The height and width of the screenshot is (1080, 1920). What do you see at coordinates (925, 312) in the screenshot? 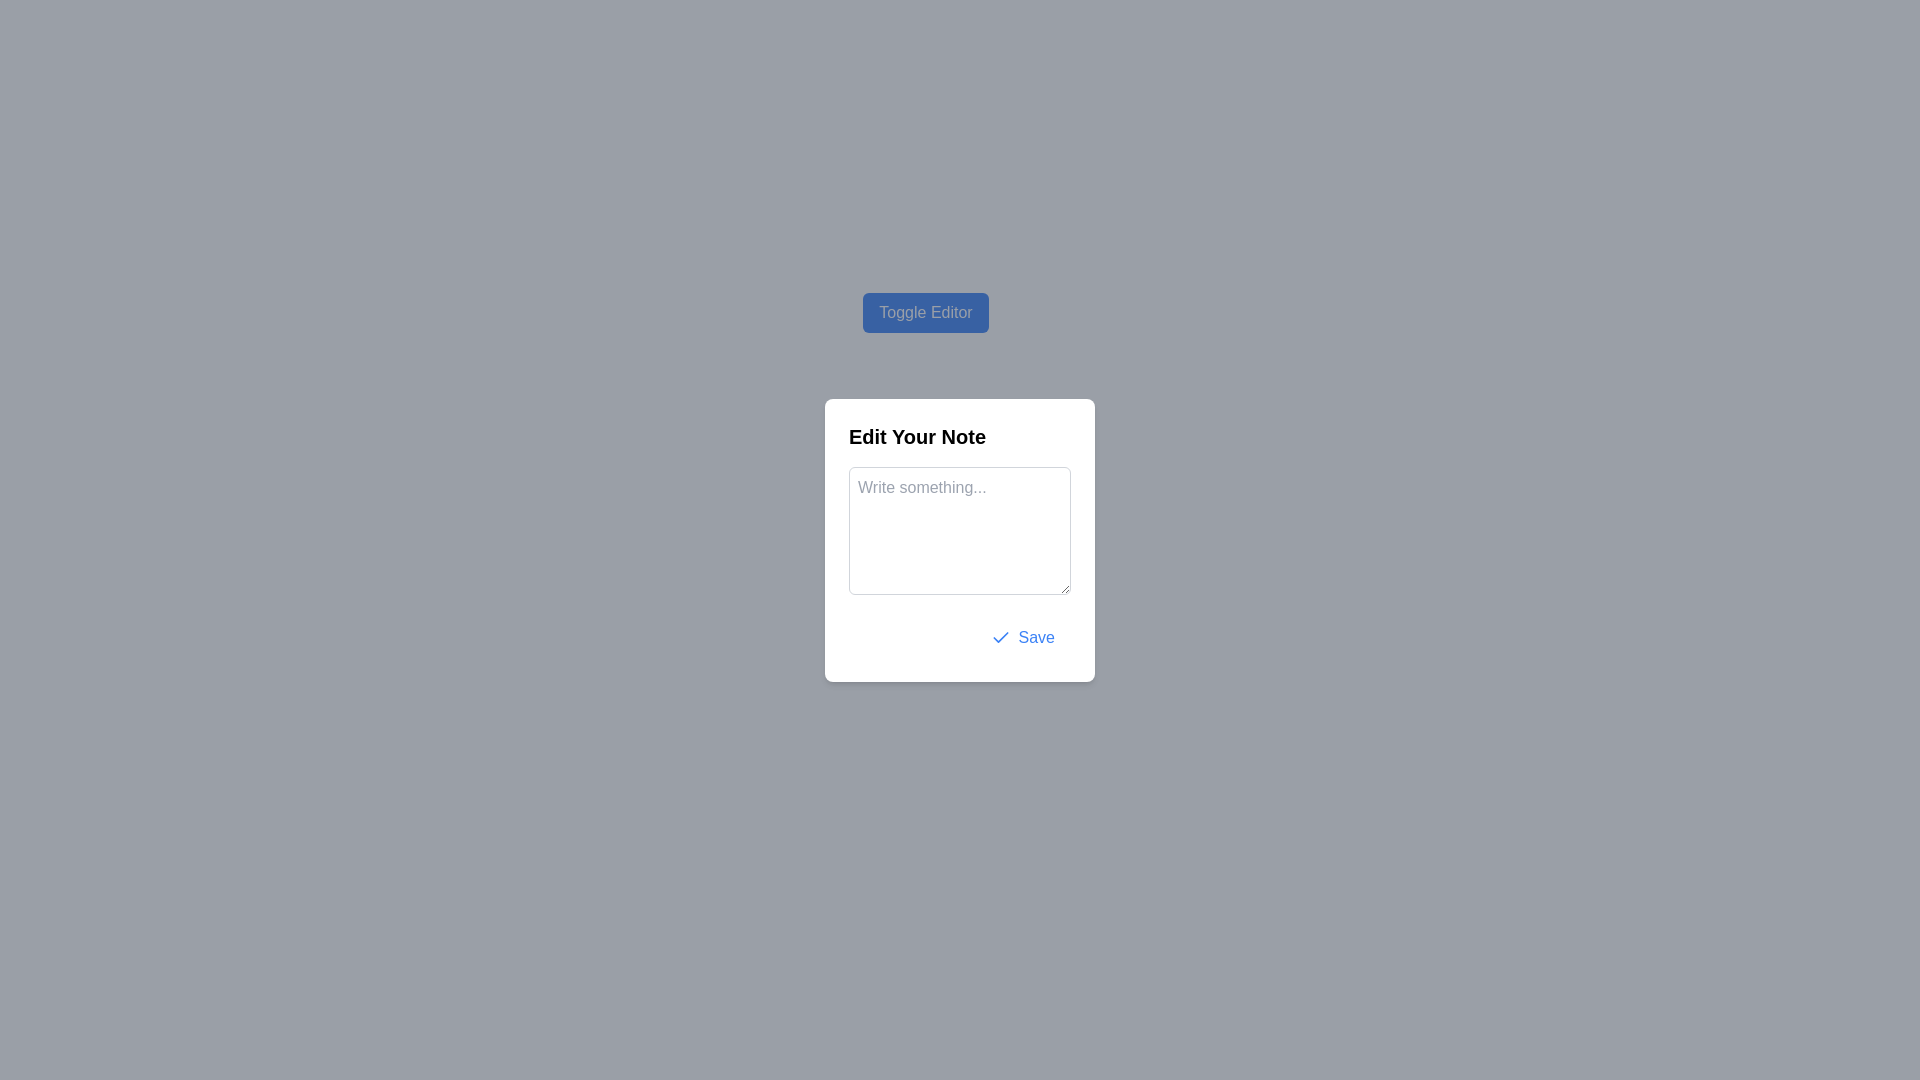
I see `the 'Toggle Editor' button, which is a rectangular button with rounded edges and a blue background` at bounding box center [925, 312].